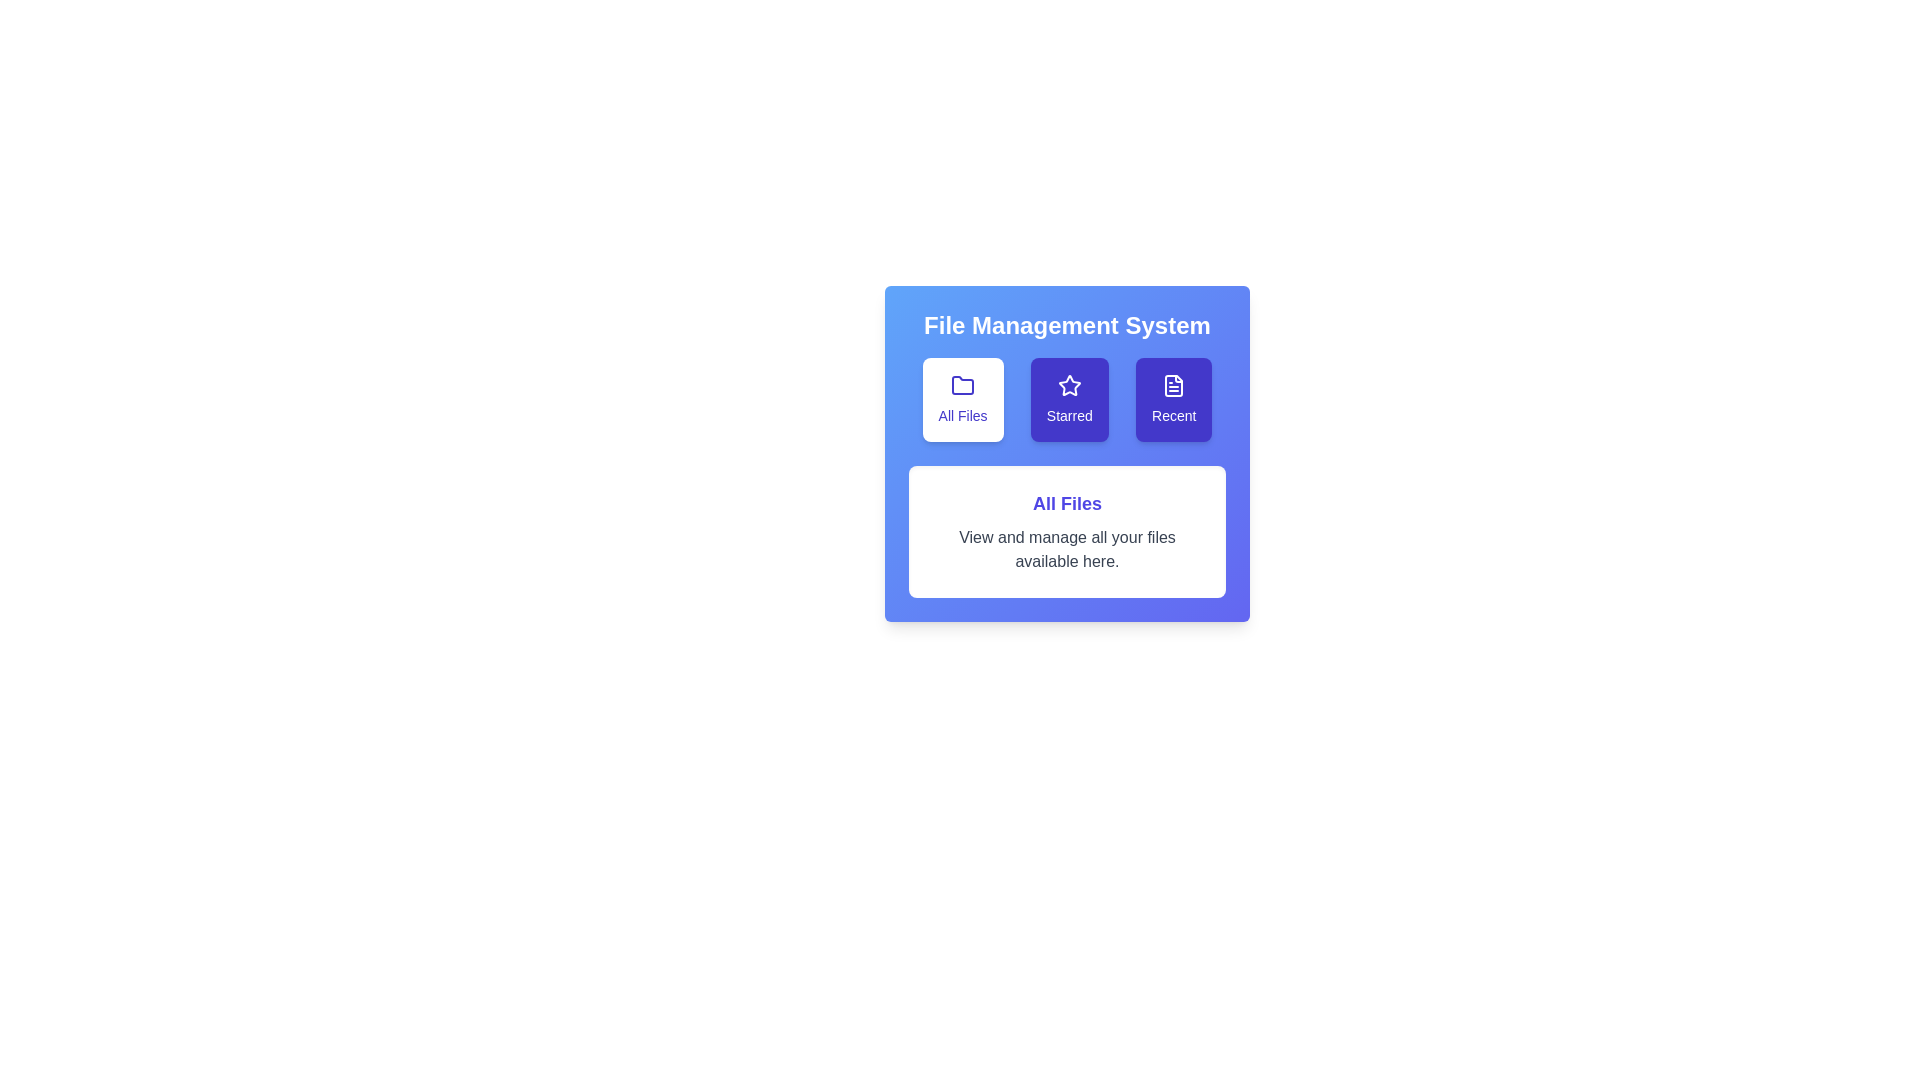 The height and width of the screenshot is (1080, 1920). I want to click on the All Files tab by clicking on its corresponding button, so click(963, 400).